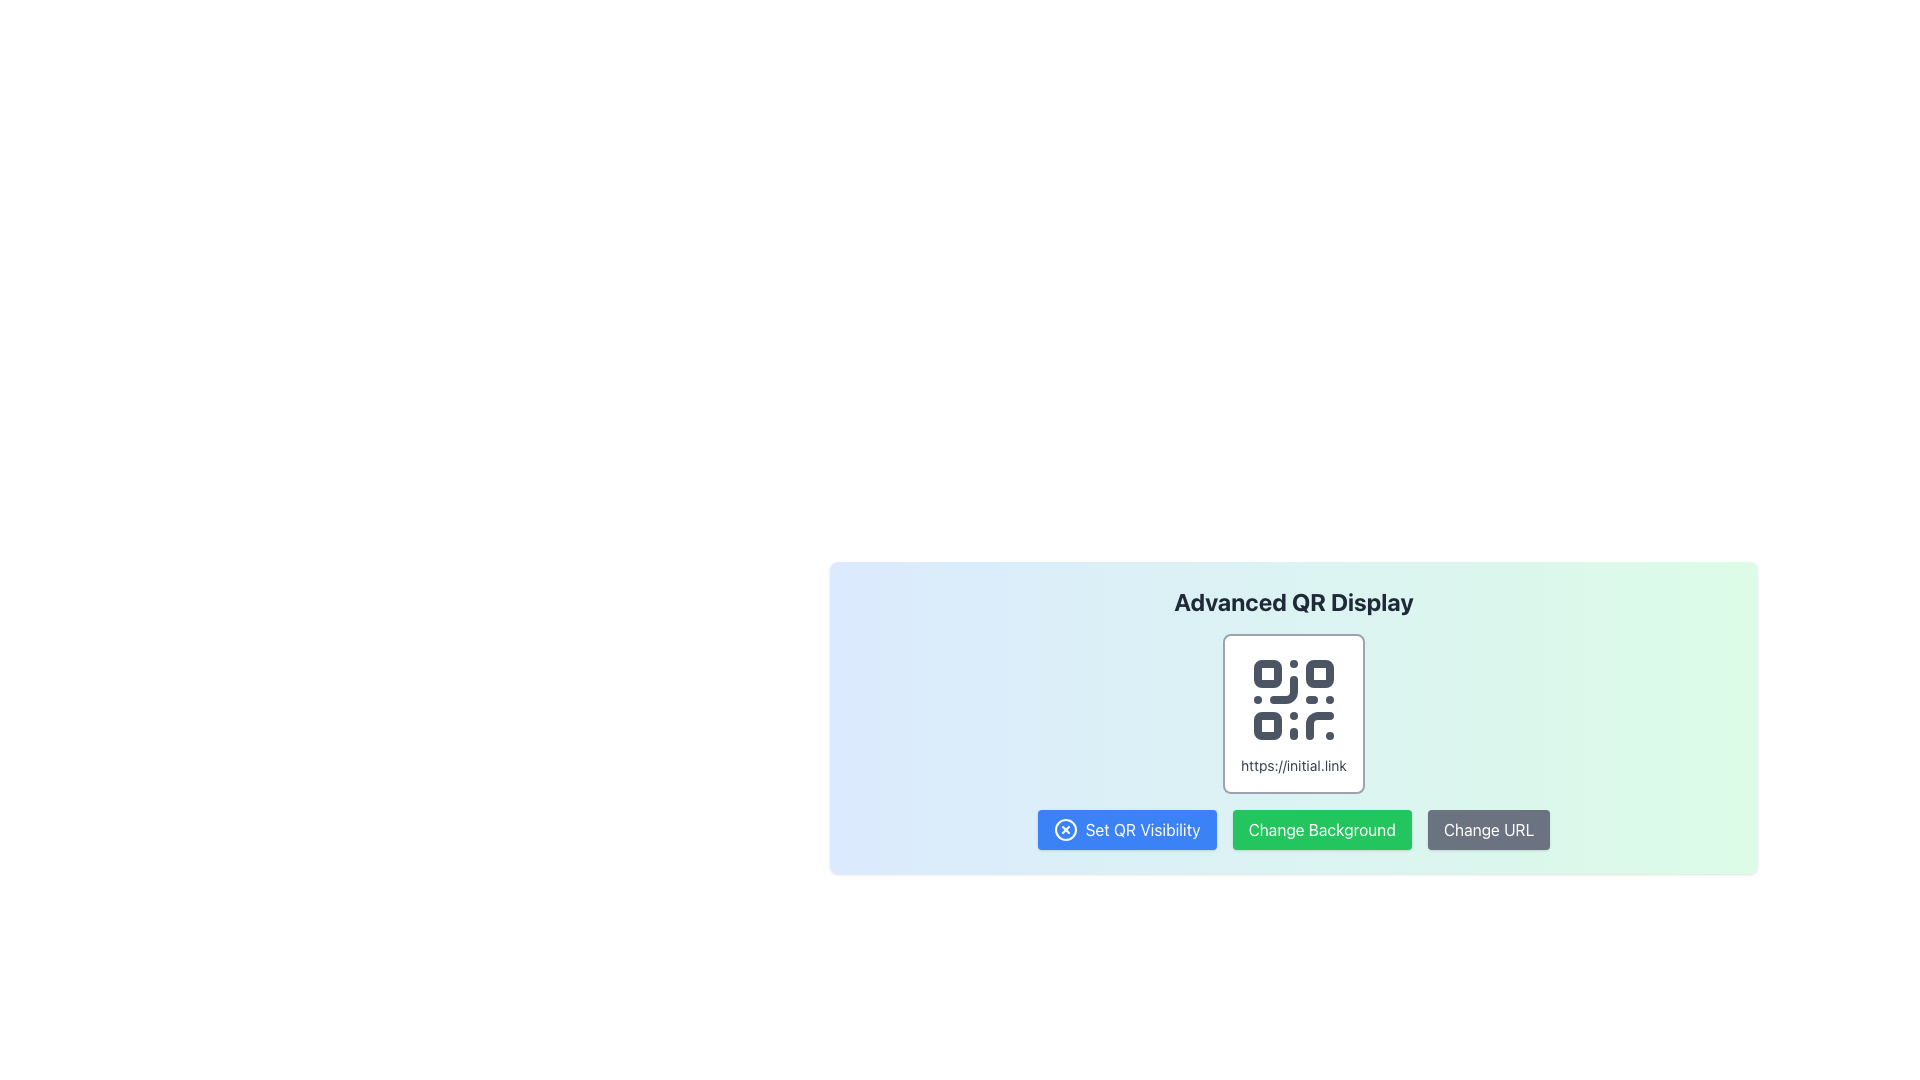 The width and height of the screenshot is (1920, 1080). What do you see at coordinates (1127, 829) in the screenshot?
I see `the button for toggling QR visibility, which is the first button in a horizontal layout group at the bottom part of the interface` at bounding box center [1127, 829].